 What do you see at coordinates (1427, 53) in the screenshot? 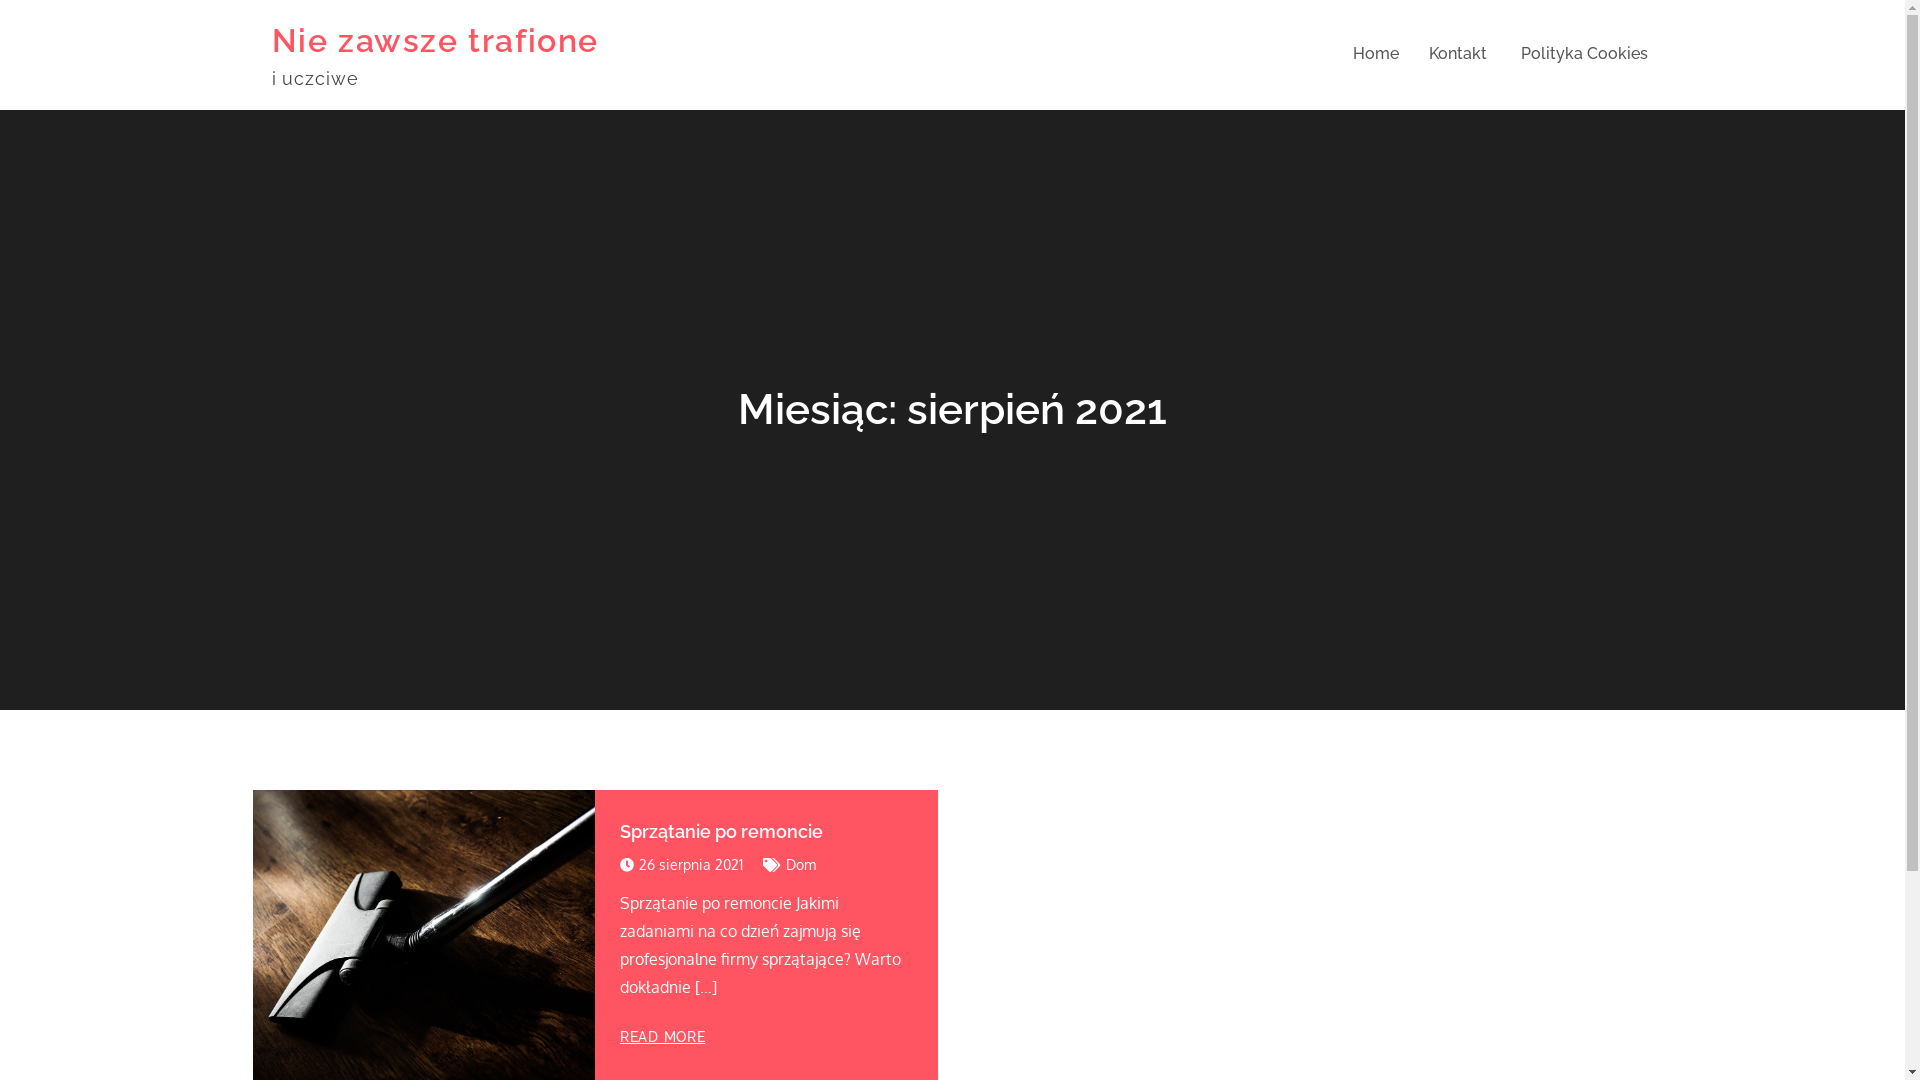
I see `'Kontakt'` at bounding box center [1427, 53].